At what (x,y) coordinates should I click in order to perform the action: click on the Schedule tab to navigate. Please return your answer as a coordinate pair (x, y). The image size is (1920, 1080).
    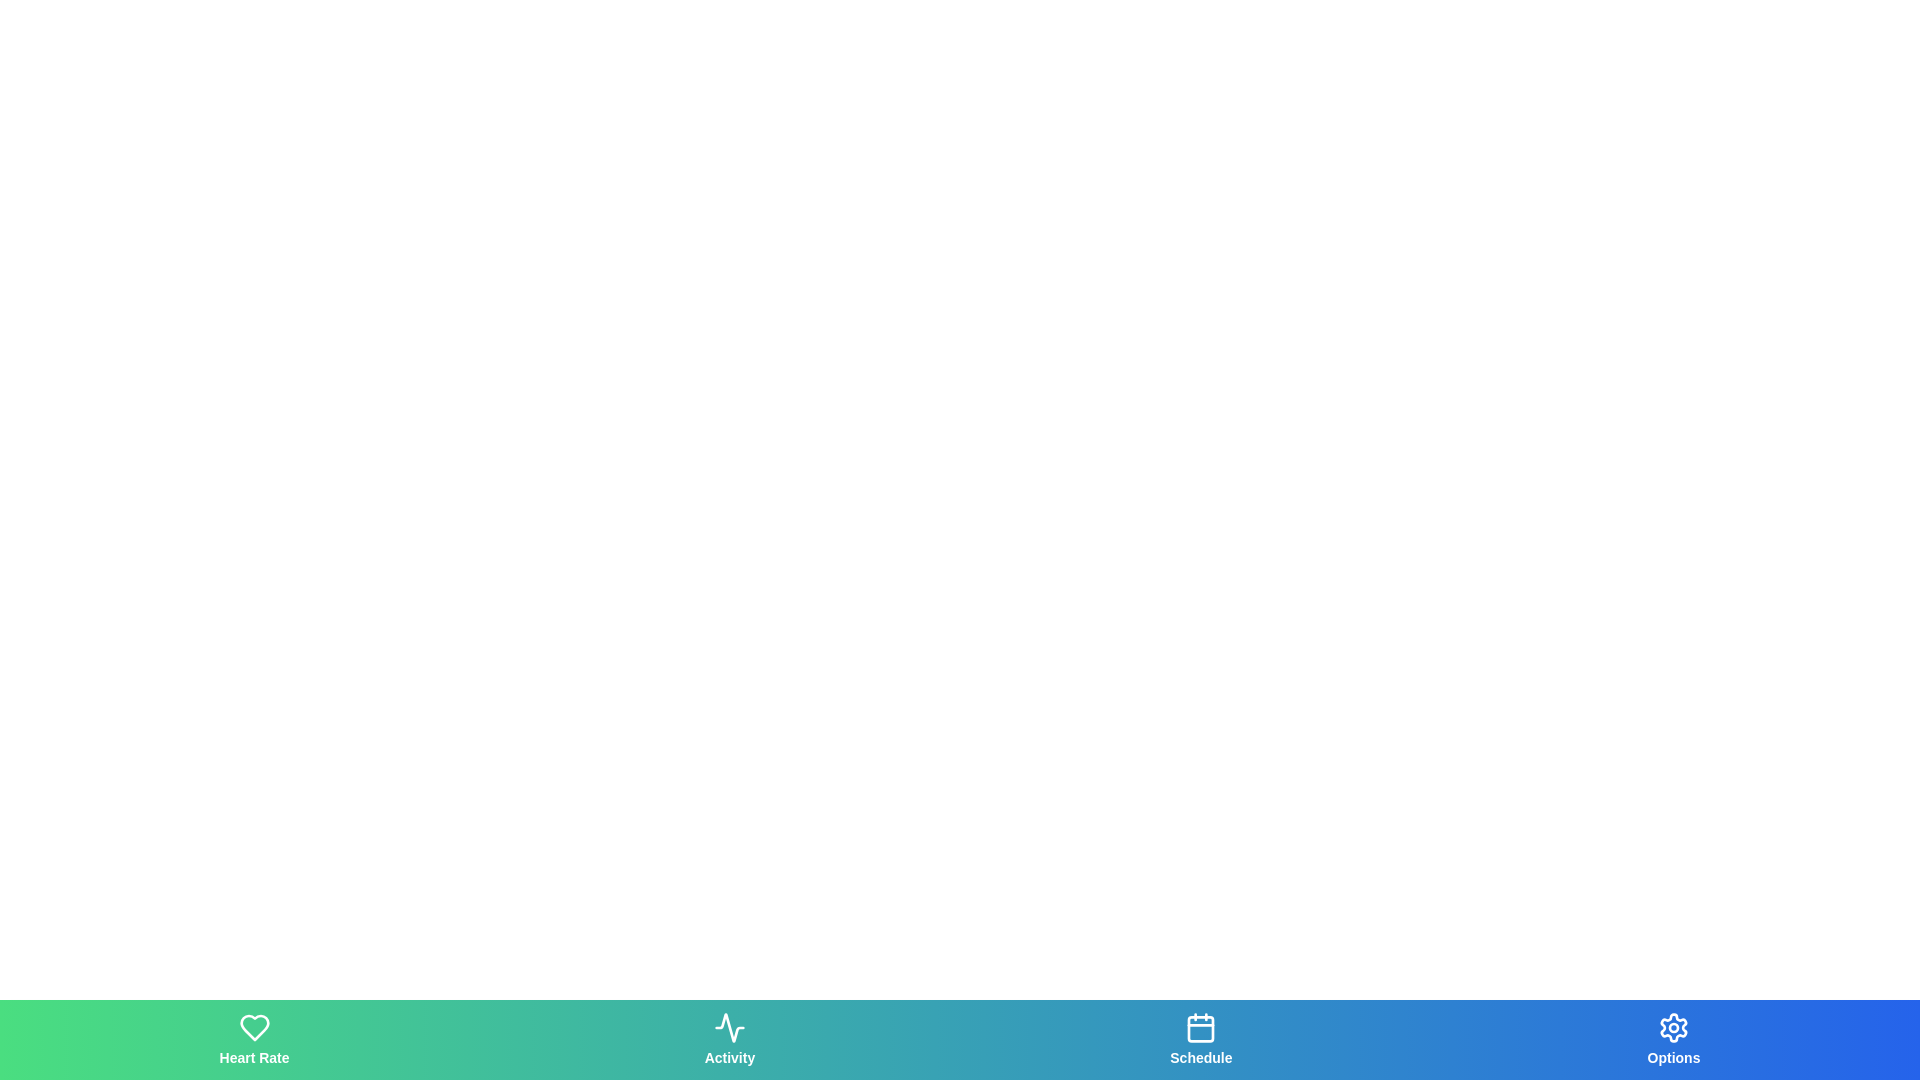
    Looking at the image, I should click on (1200, 1039).